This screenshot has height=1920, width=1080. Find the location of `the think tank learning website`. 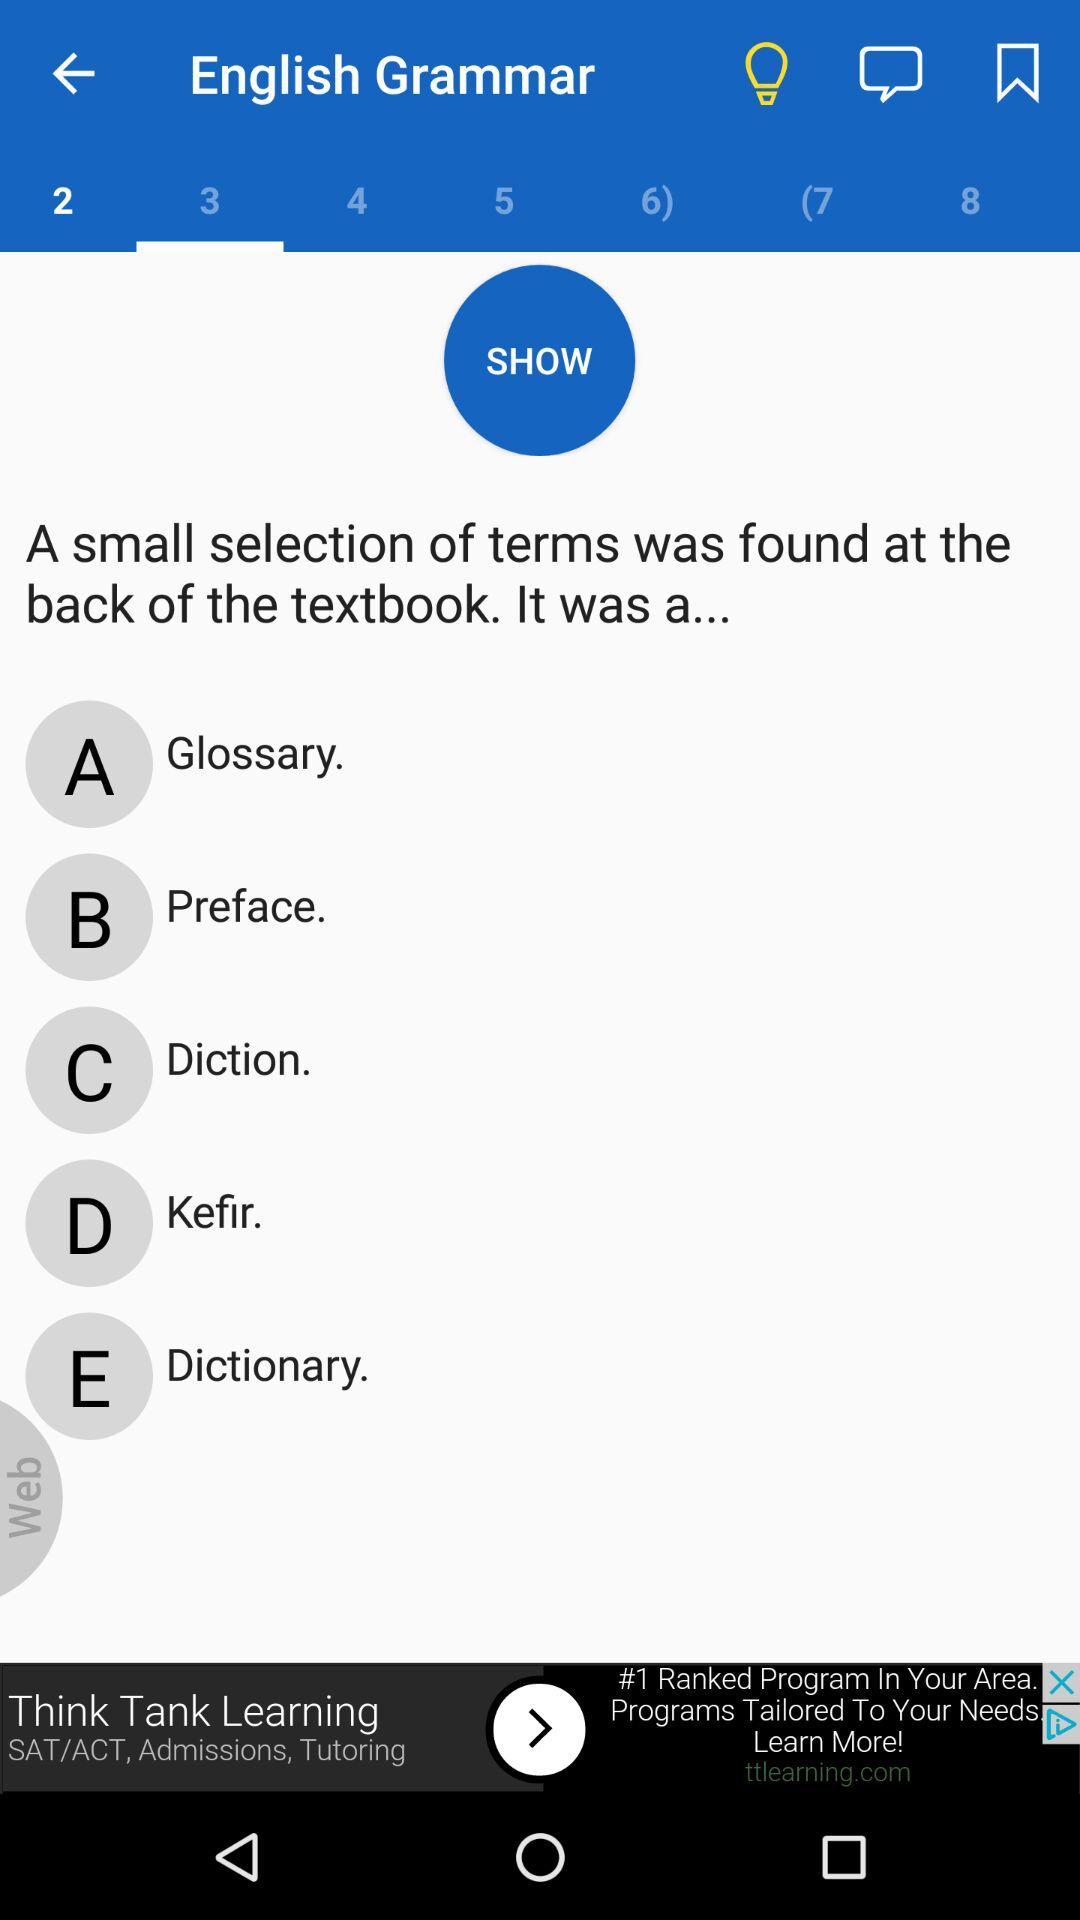

the think tank learning website is located at coordinates (540, 1727).